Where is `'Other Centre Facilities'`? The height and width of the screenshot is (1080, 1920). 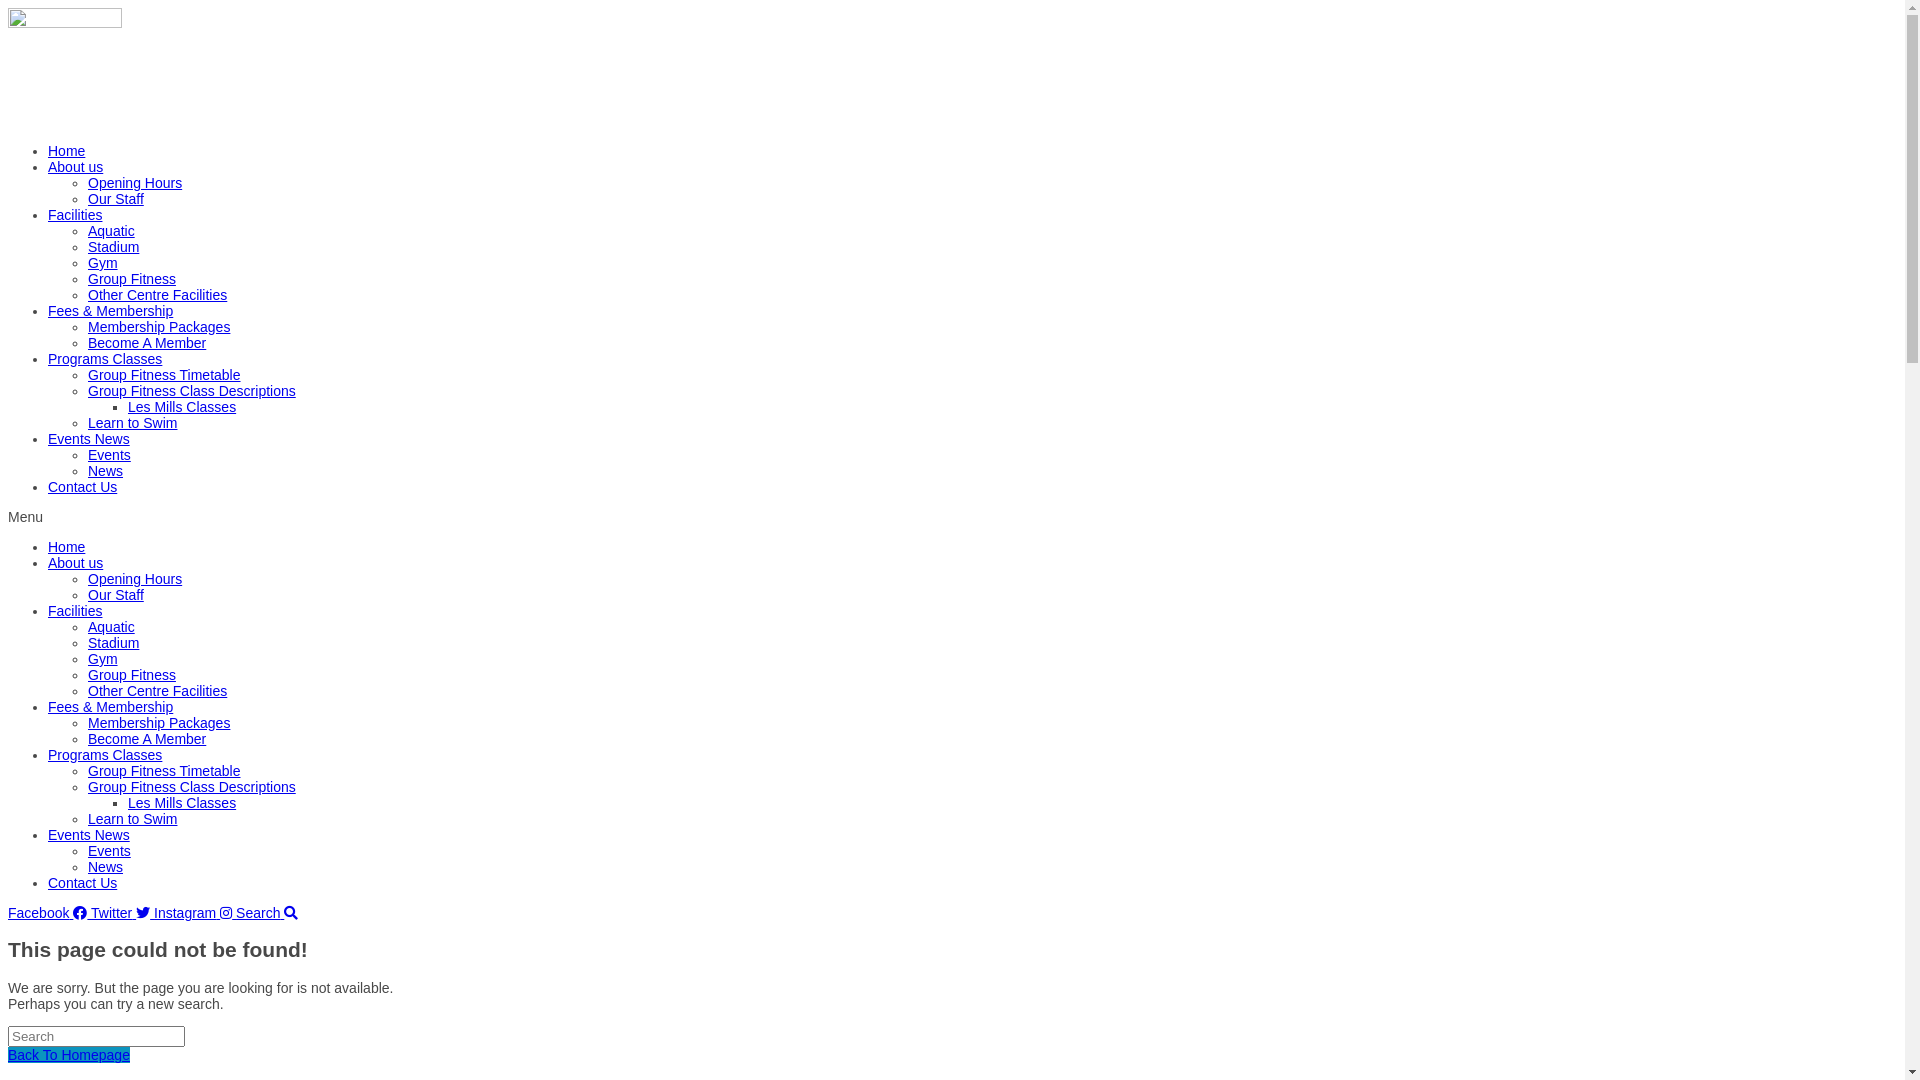
'Other Centre Facilities' is located at coordinates (156, 689).